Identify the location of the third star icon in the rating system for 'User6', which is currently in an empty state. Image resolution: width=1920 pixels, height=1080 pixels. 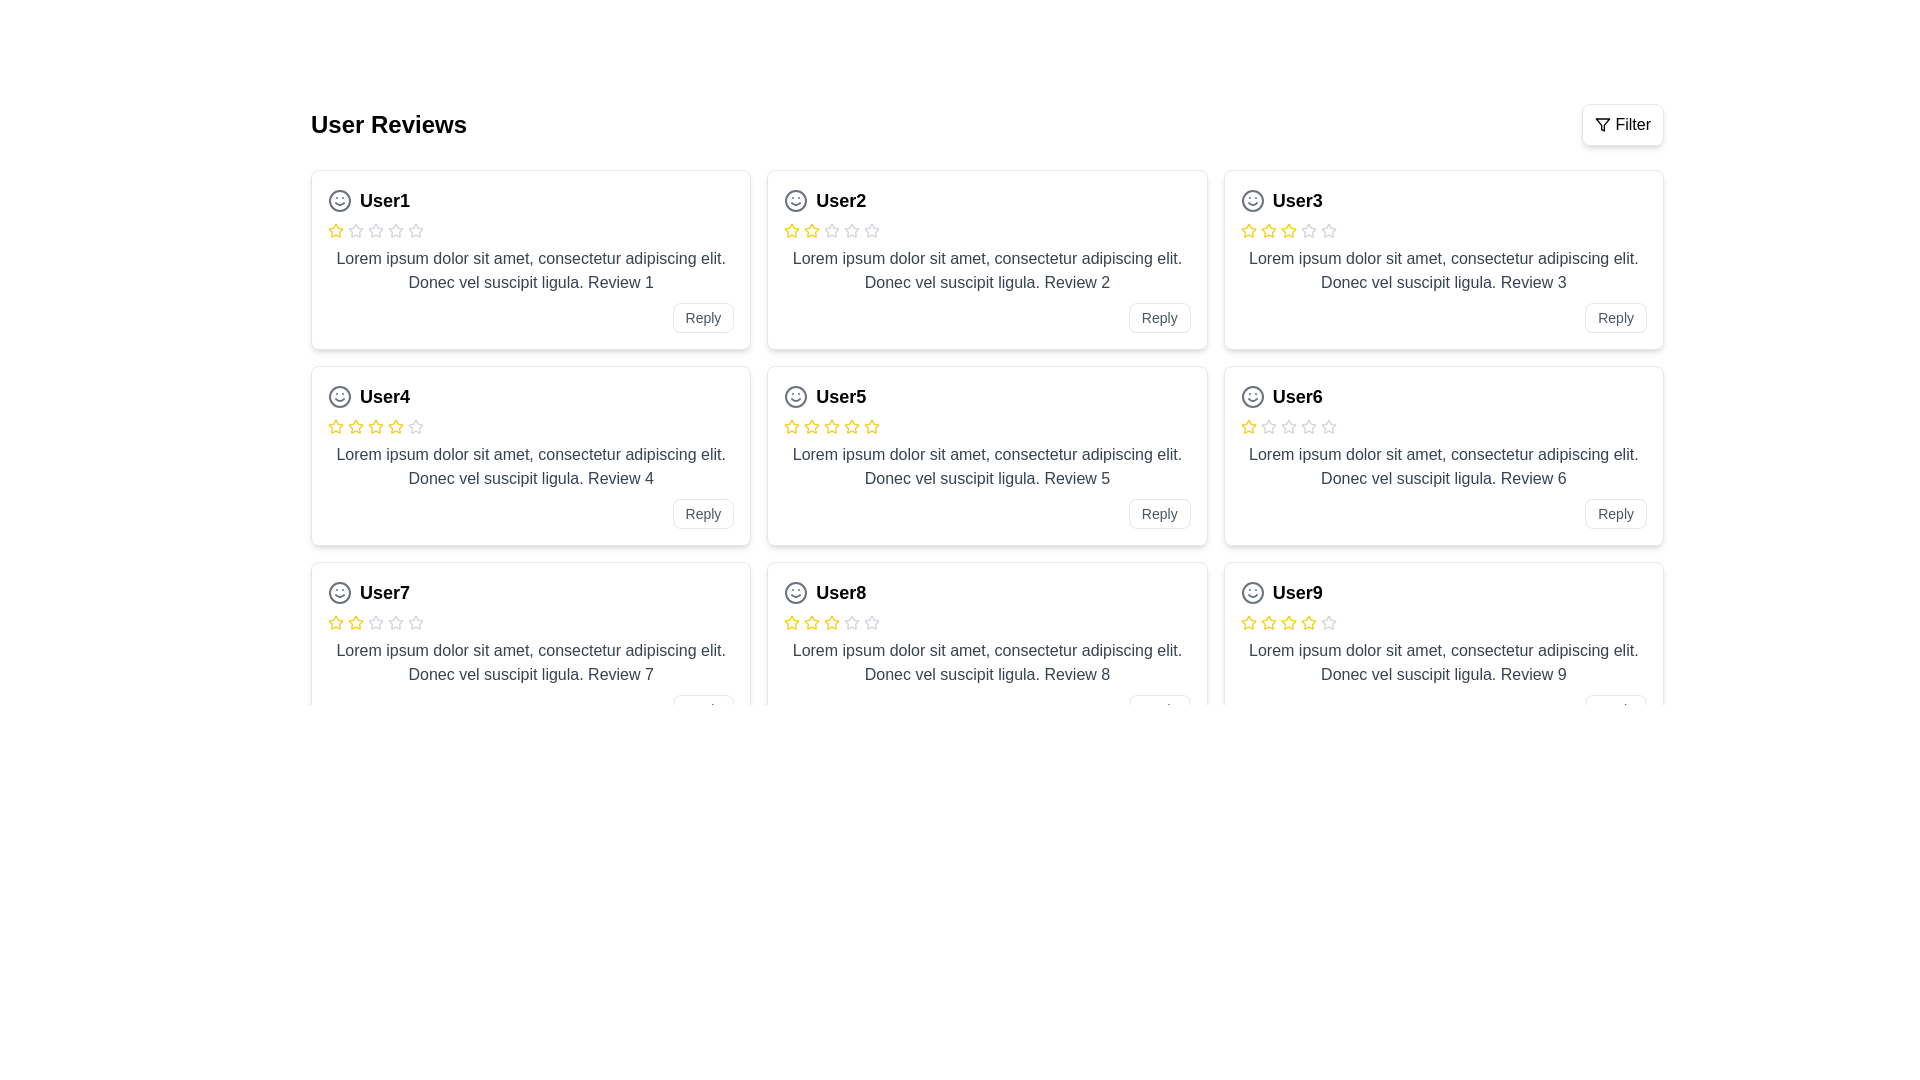
(1267, 426).